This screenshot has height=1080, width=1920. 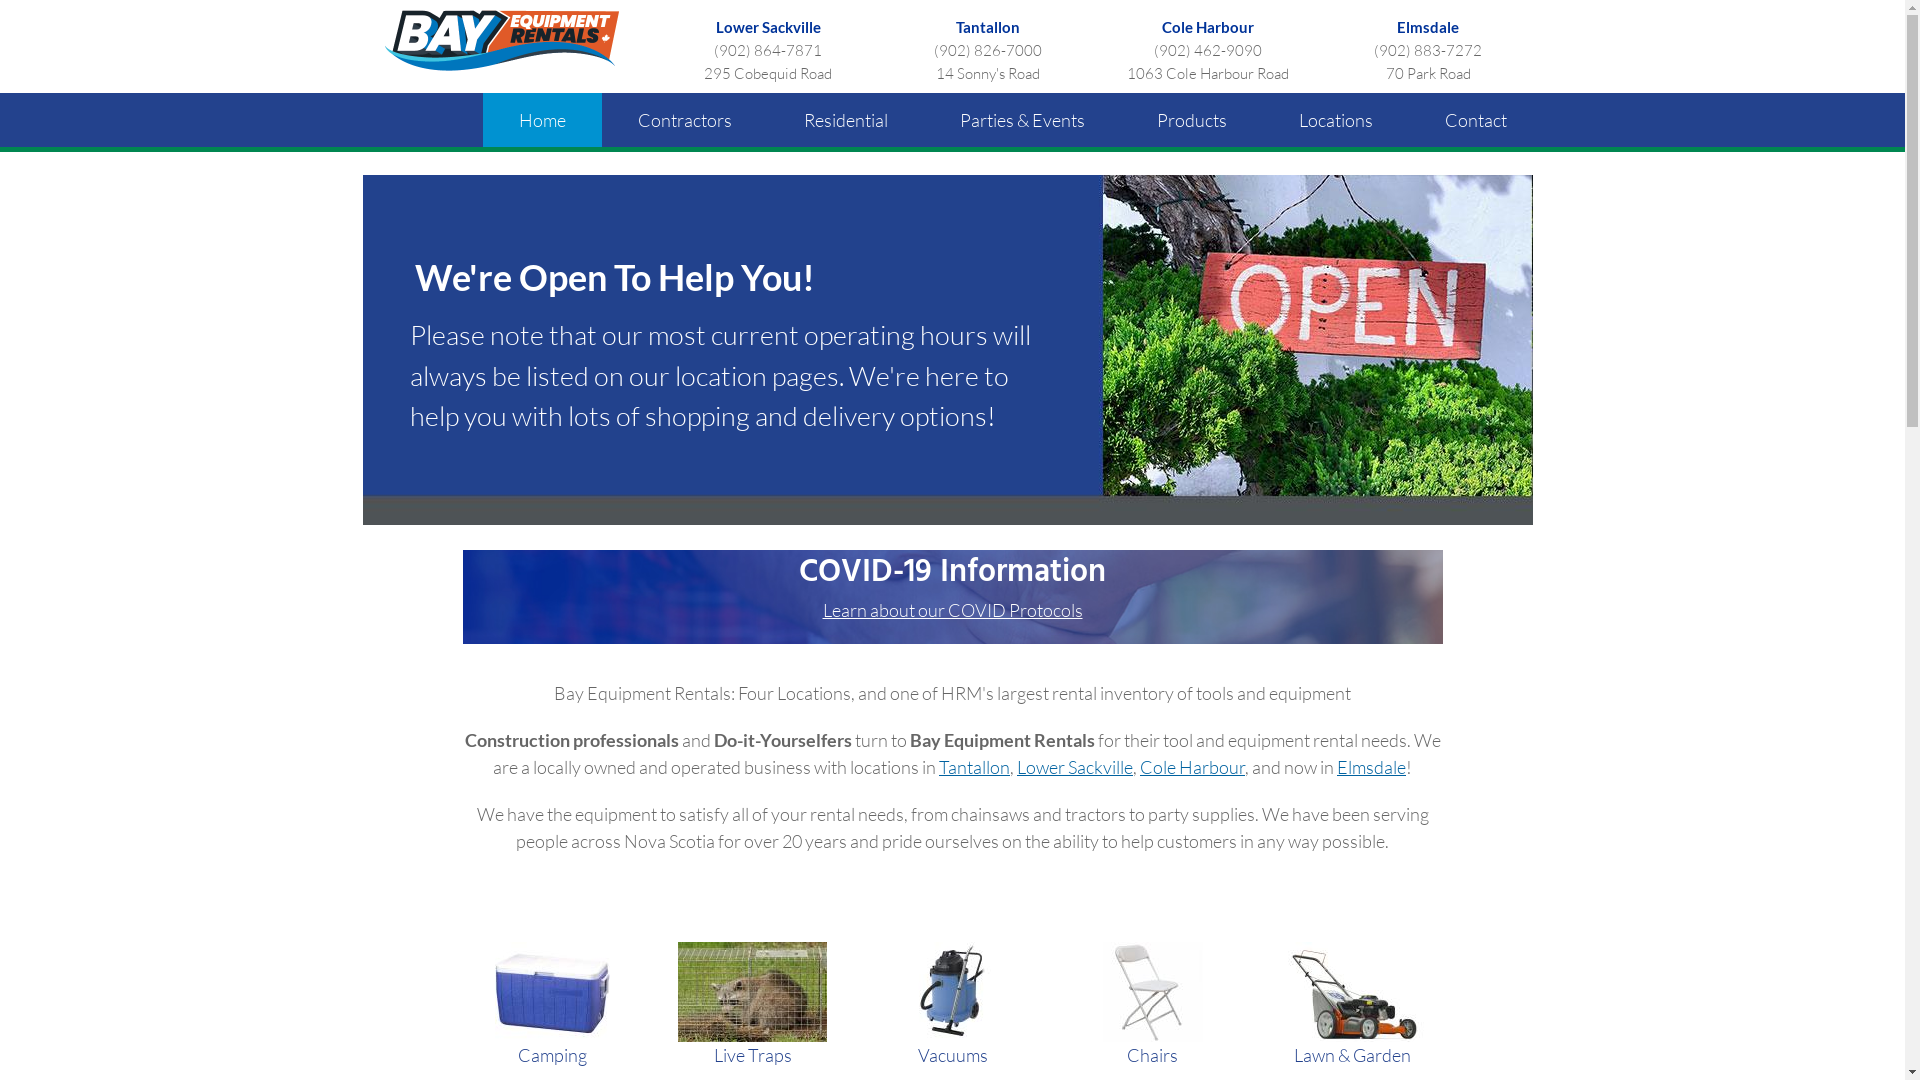 What do you see at coordinates (1474, 119) in the screenshot?
I see `'Contact'` at bounding box center [1474, 119].